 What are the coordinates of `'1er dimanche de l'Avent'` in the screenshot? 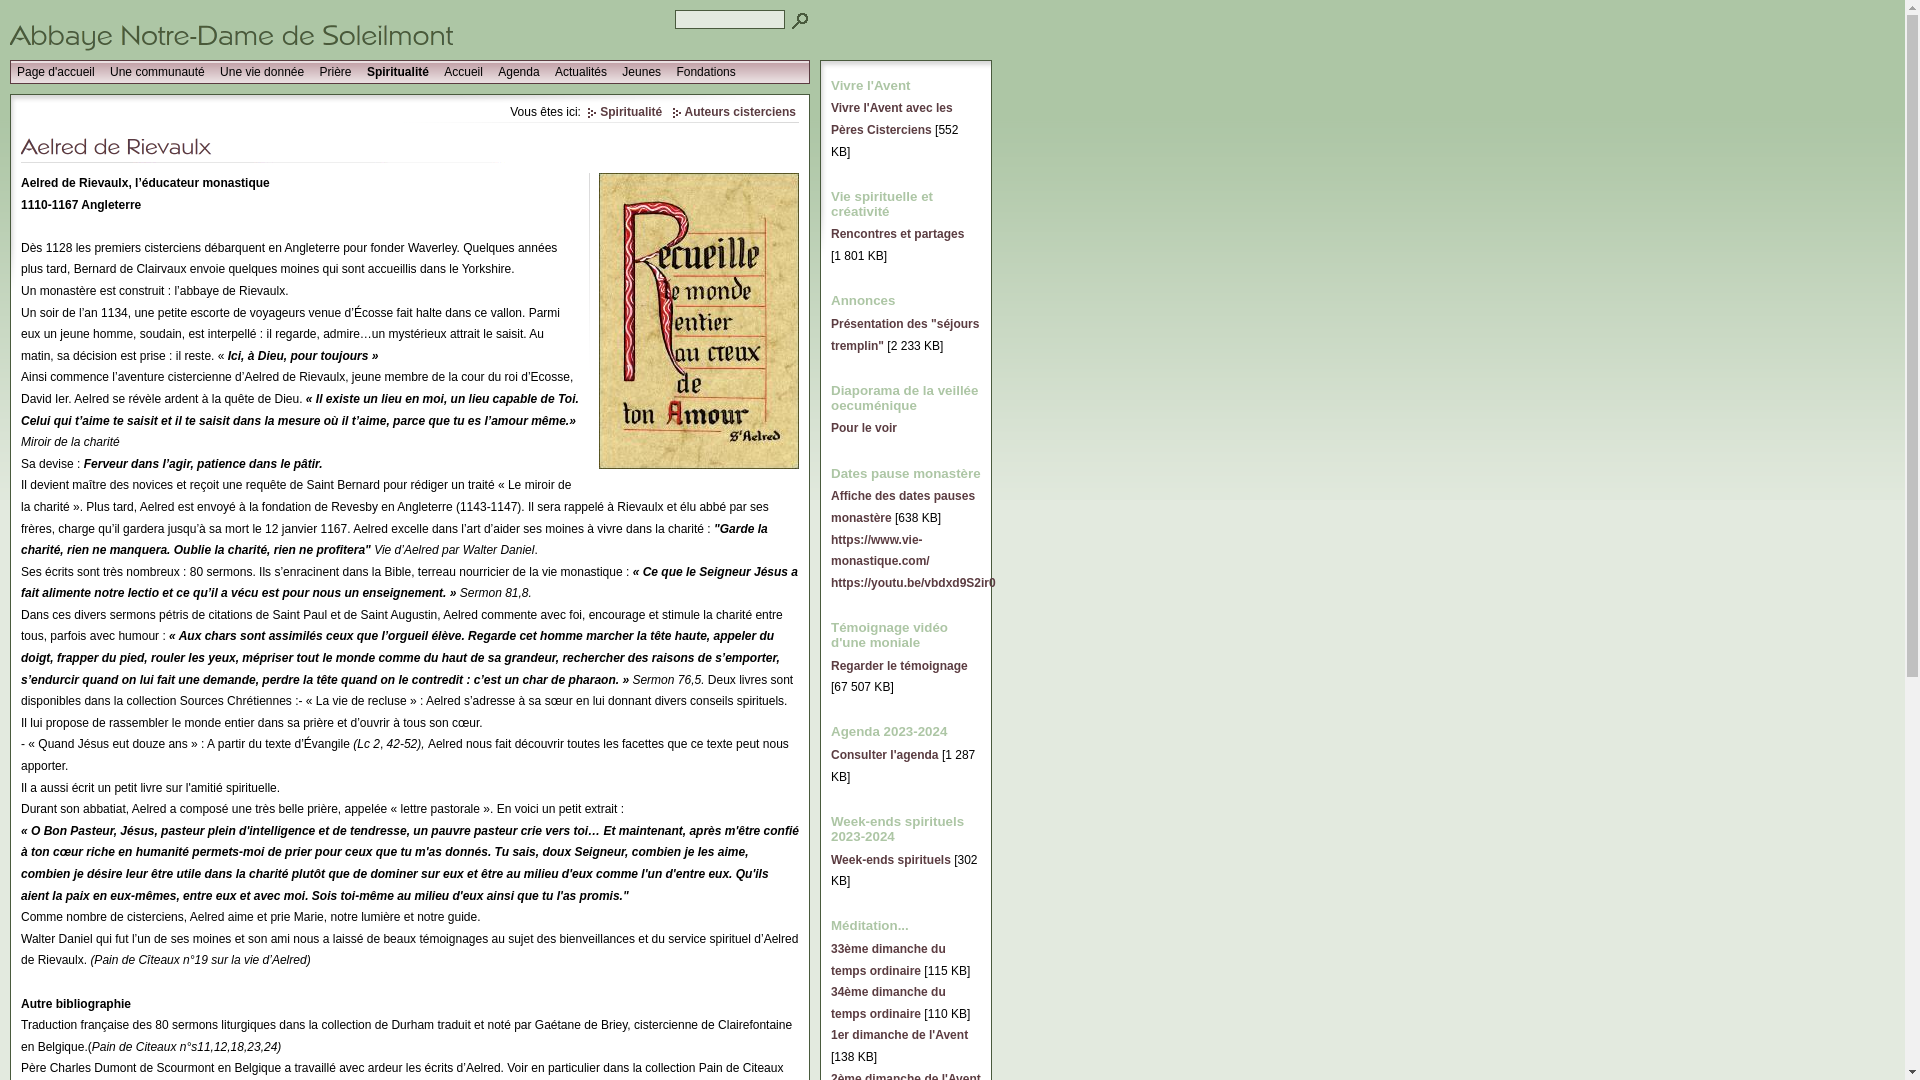 It's located at (830, 1034).